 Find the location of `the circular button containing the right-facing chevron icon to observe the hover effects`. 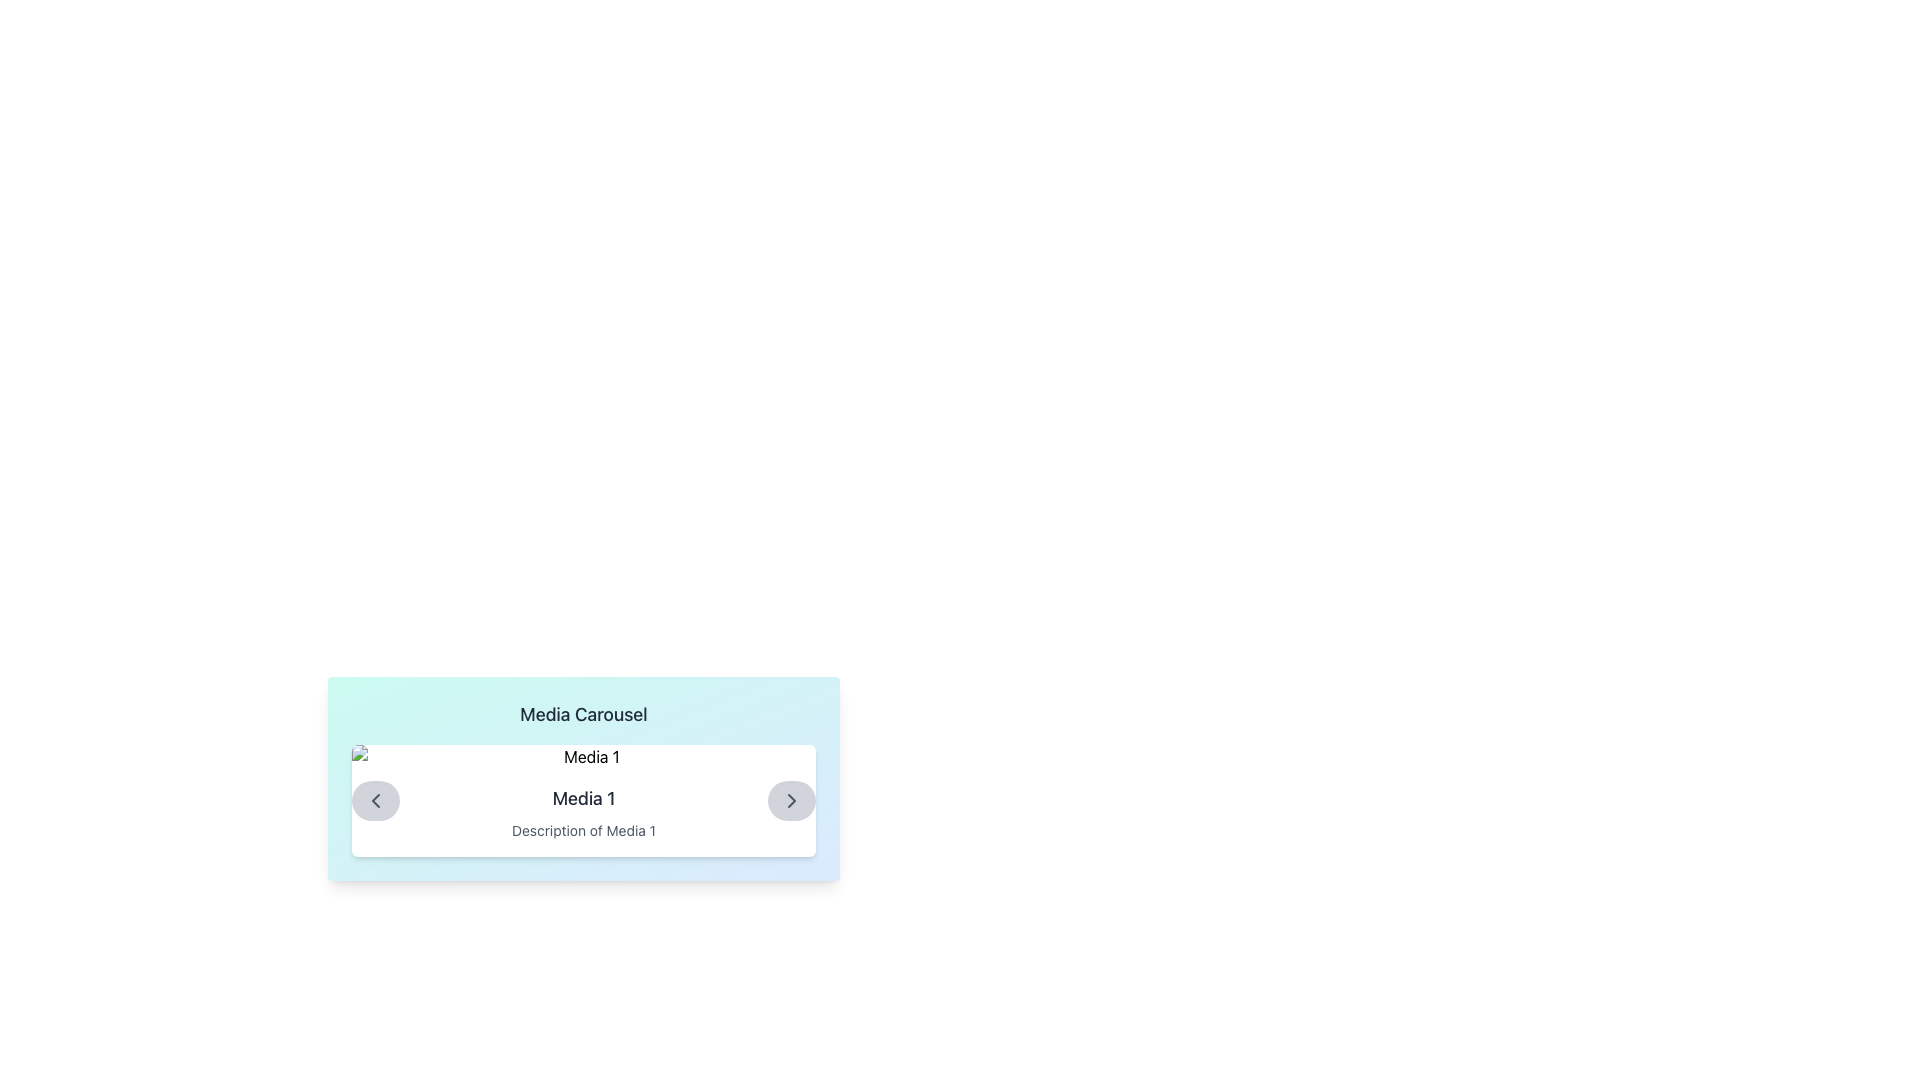

the circular button containing the right-facing chevron icon to observe the hover effects is located at coordinates (791, 800).